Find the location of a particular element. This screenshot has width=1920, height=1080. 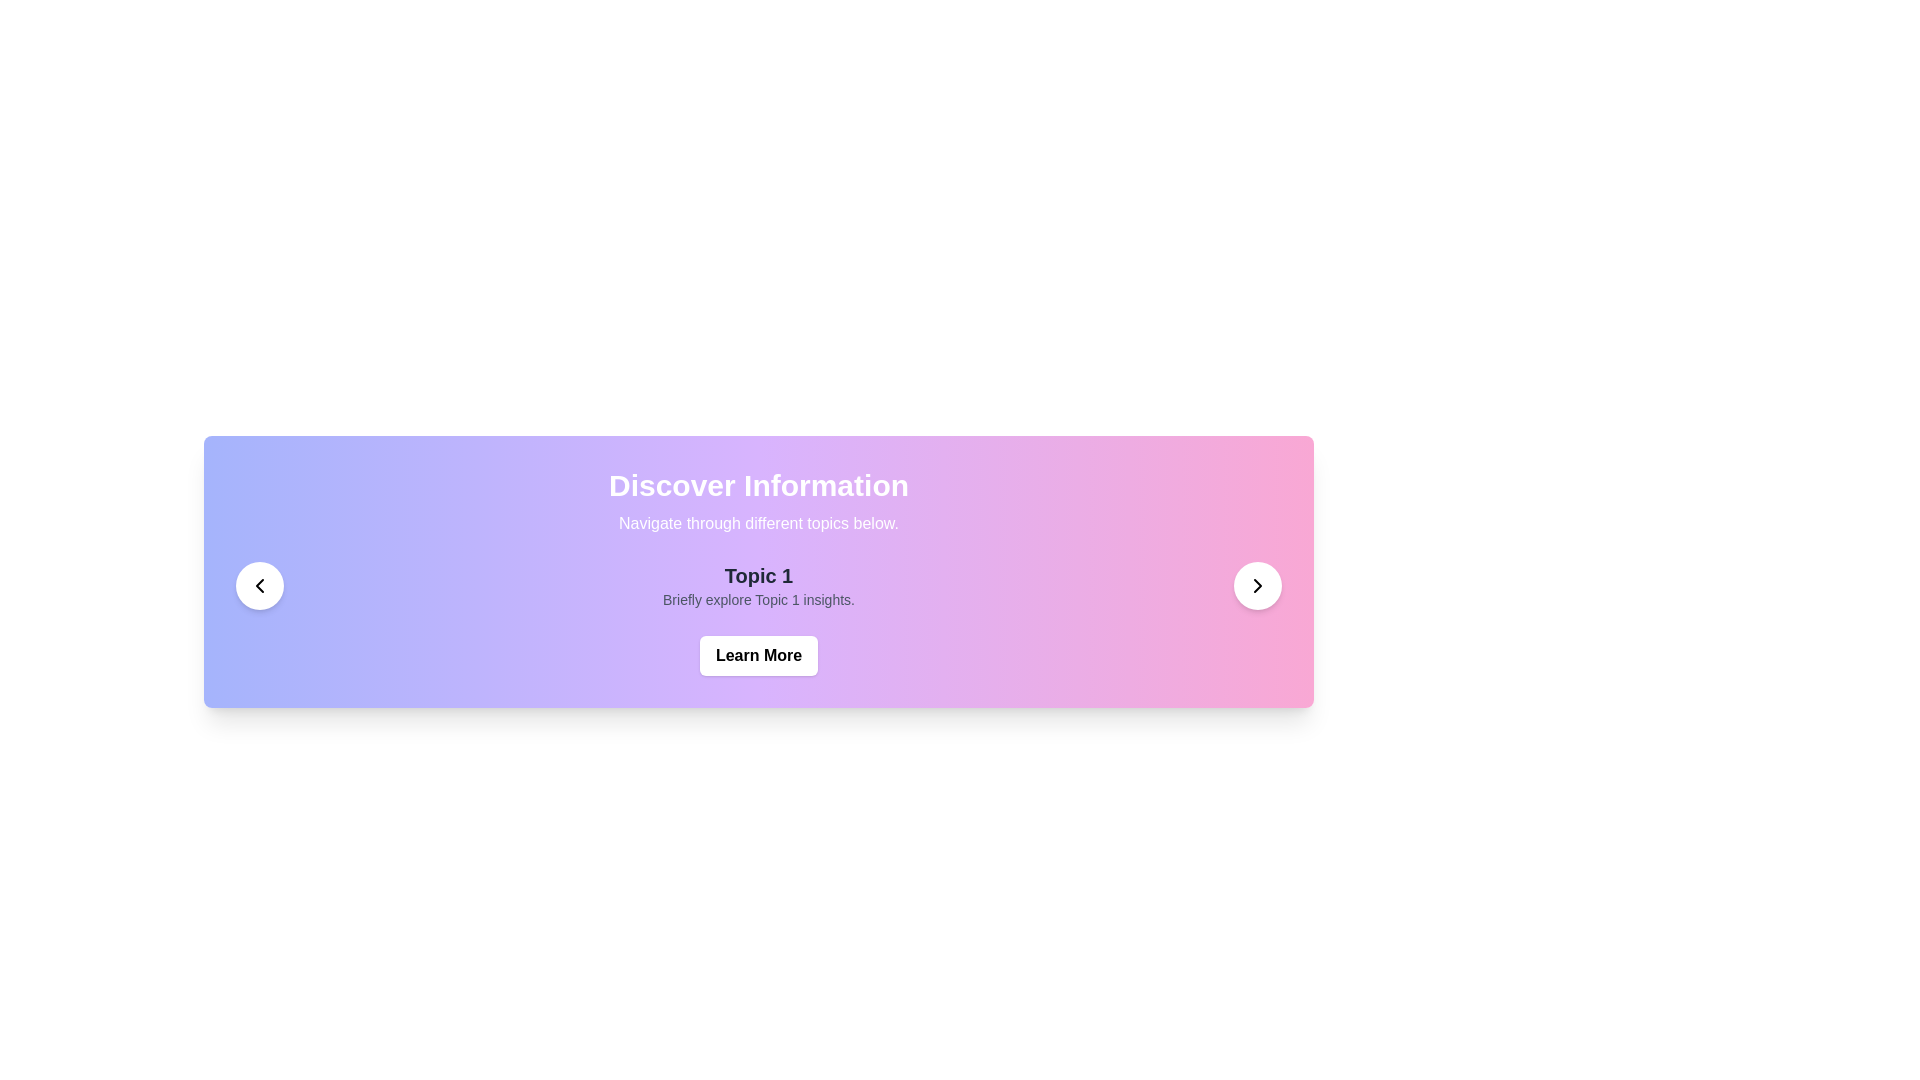

the navigational button on the left side of the card to move to the previous topic in the carousel interface is located at coordinates (258, 585).